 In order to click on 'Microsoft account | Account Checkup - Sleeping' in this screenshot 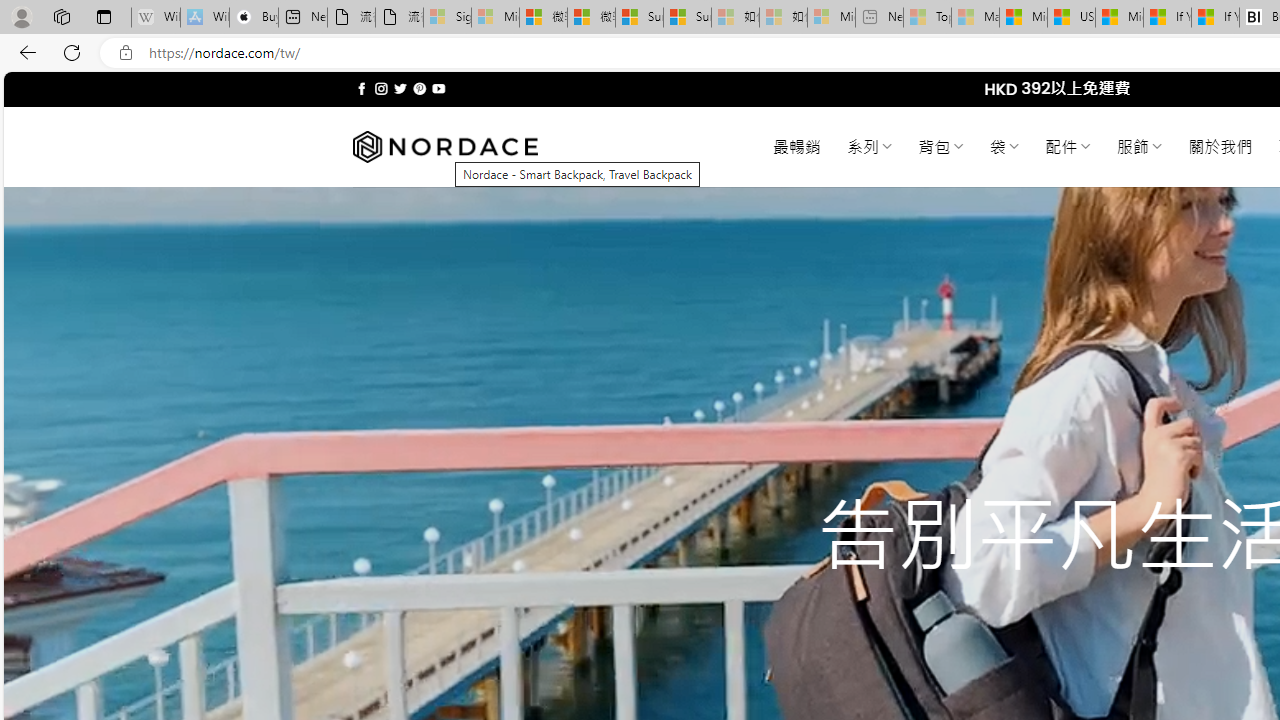, I will do `click(831, 17)`.